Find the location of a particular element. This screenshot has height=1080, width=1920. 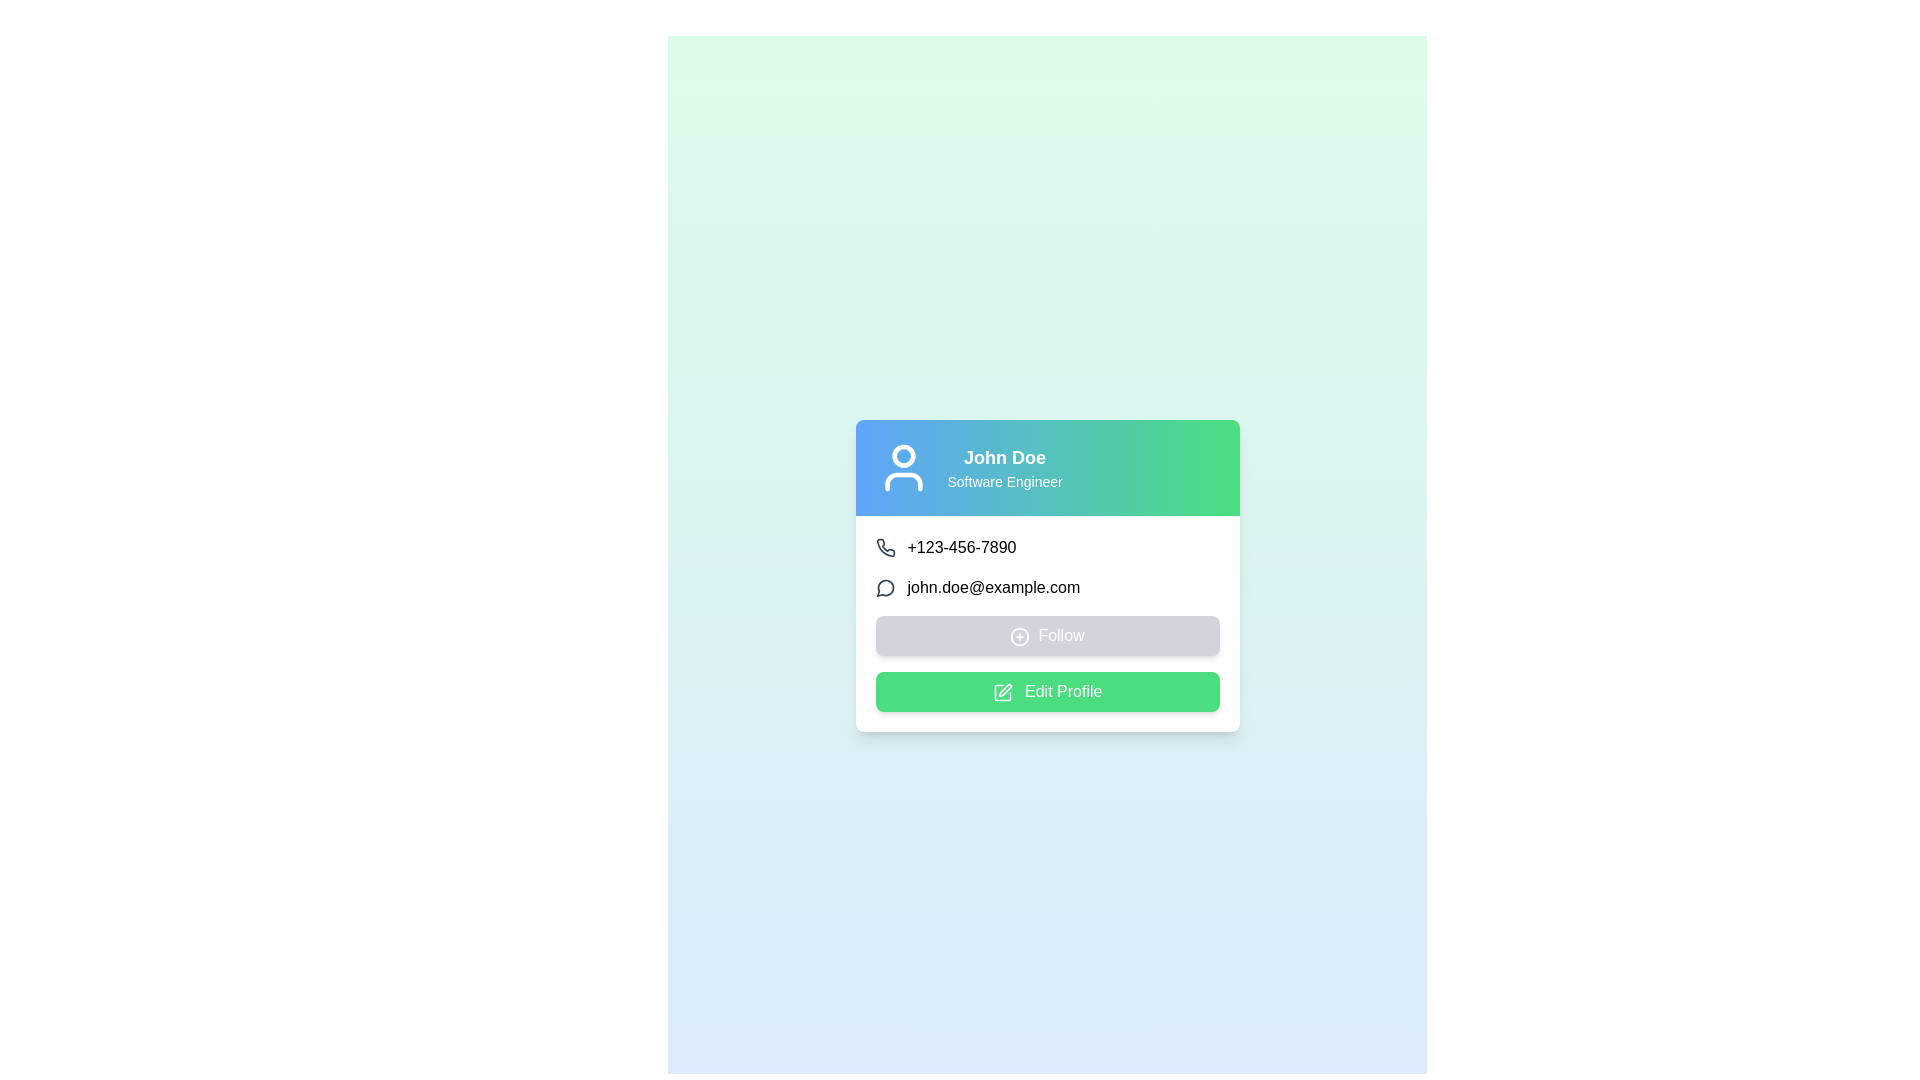

the circular speech bubble icon located on the left side of the contact information section, aligned with the phone number and email address is located at coordinates (884, 587).